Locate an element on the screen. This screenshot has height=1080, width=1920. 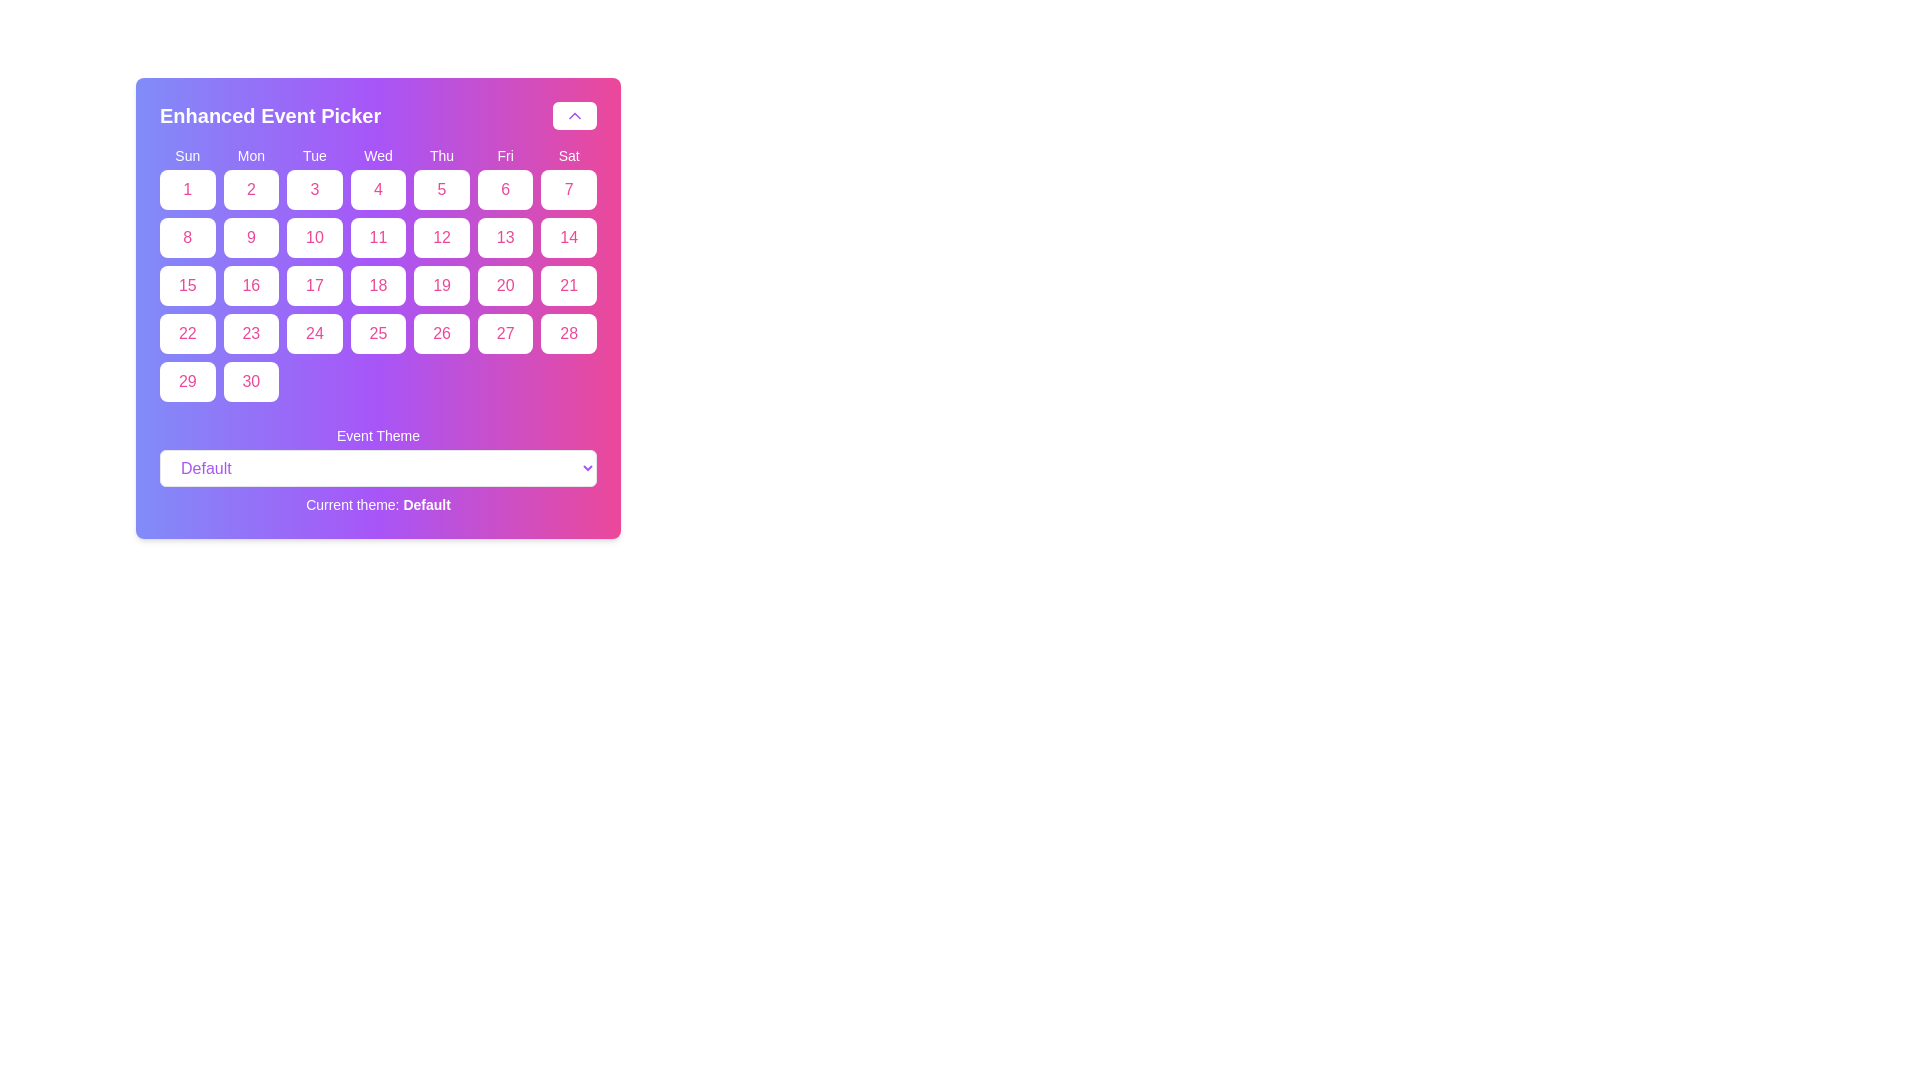
the rectangular button with rounded corners displaying the number '9' in pink text is located at coordinates (250, 237).